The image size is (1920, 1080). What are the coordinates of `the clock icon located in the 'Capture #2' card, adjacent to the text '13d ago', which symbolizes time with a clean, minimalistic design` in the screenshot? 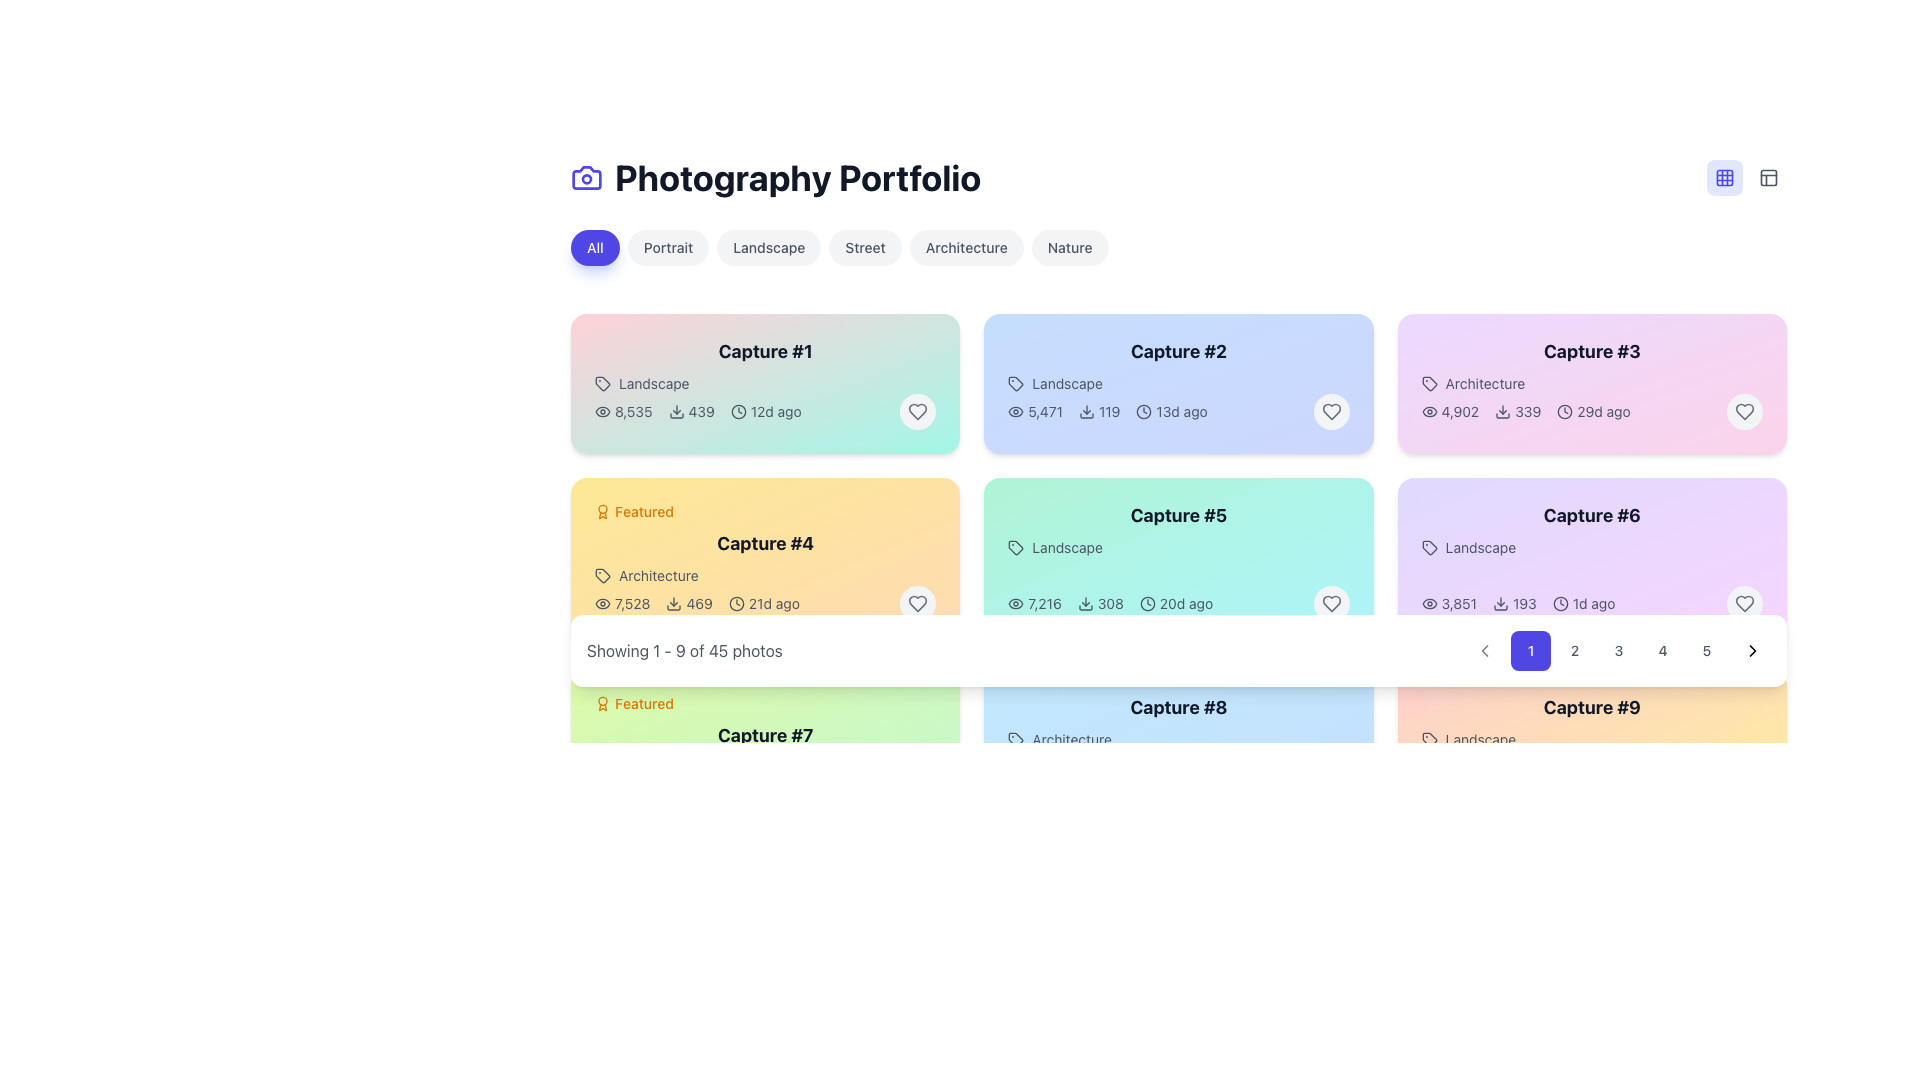 It's located at (1144, 411).